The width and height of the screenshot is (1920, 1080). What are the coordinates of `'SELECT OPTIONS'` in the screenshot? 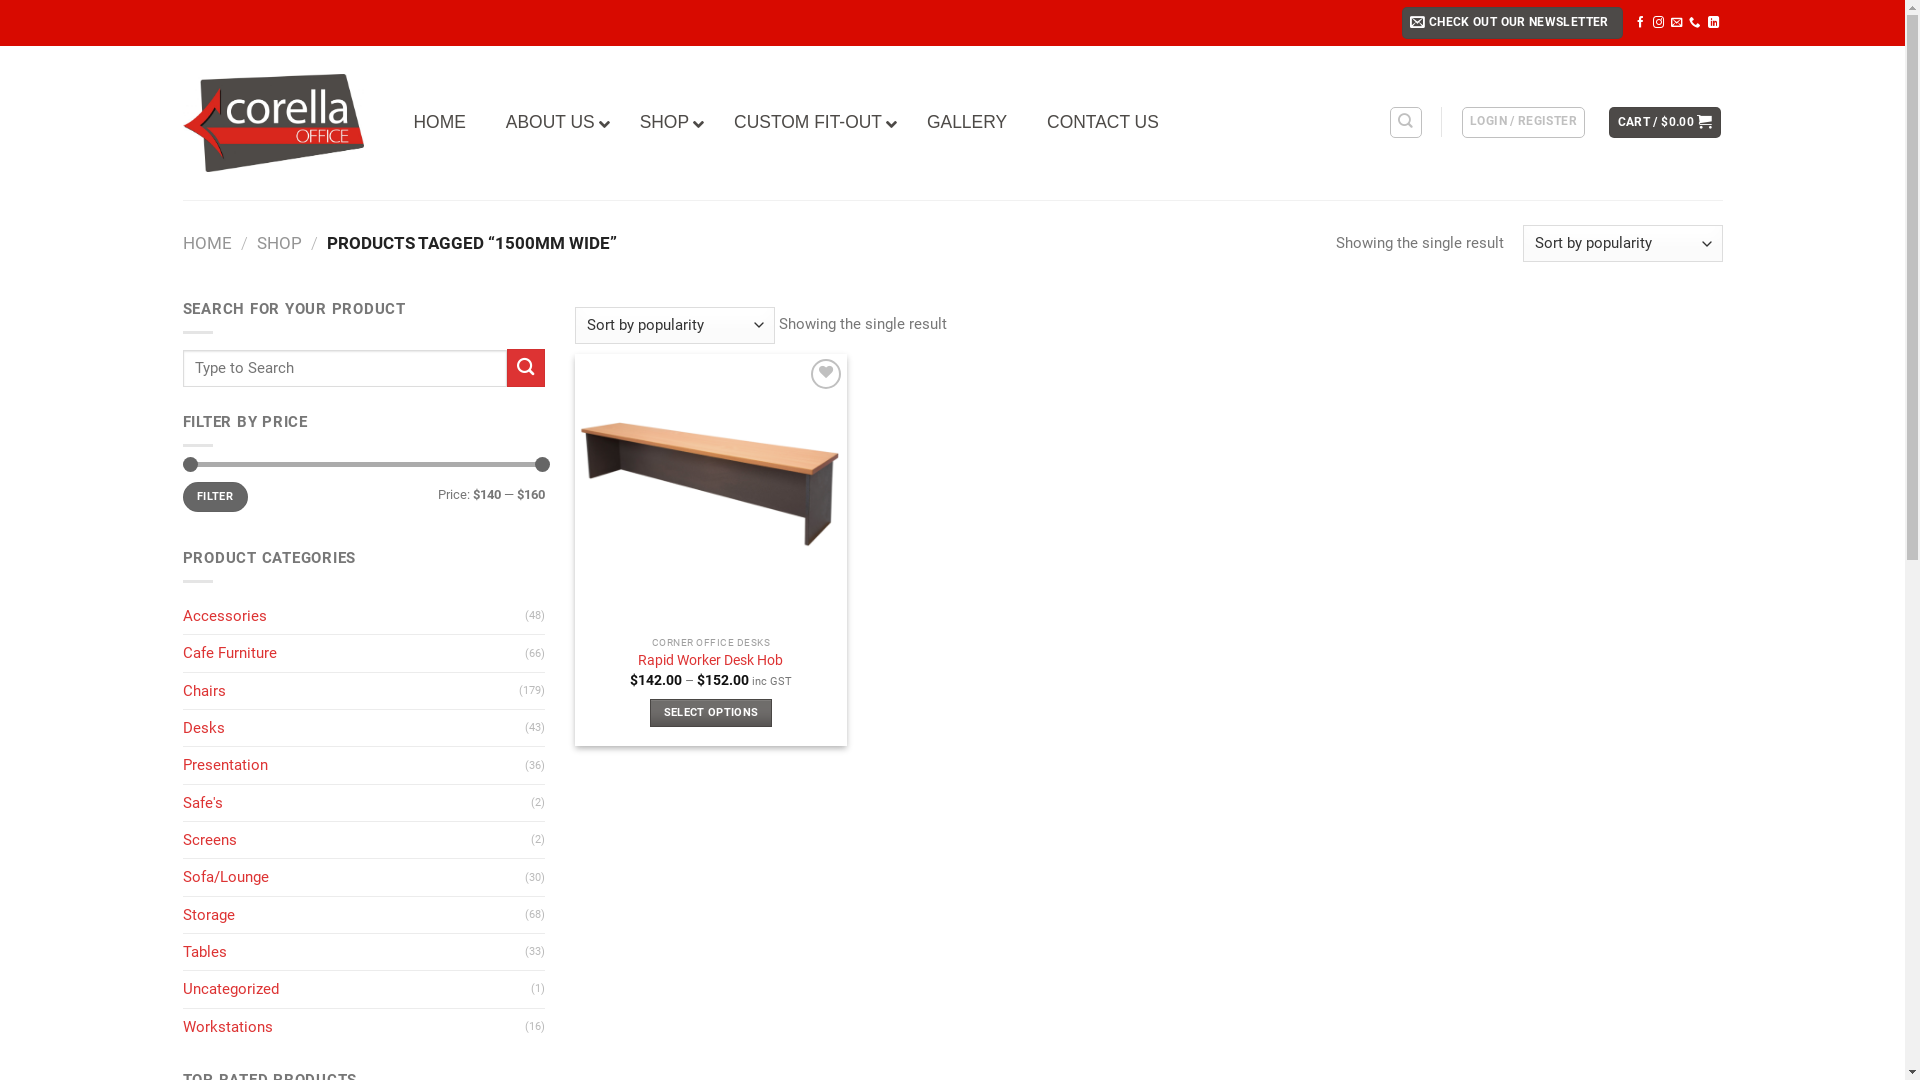 It's located at (711, 712).